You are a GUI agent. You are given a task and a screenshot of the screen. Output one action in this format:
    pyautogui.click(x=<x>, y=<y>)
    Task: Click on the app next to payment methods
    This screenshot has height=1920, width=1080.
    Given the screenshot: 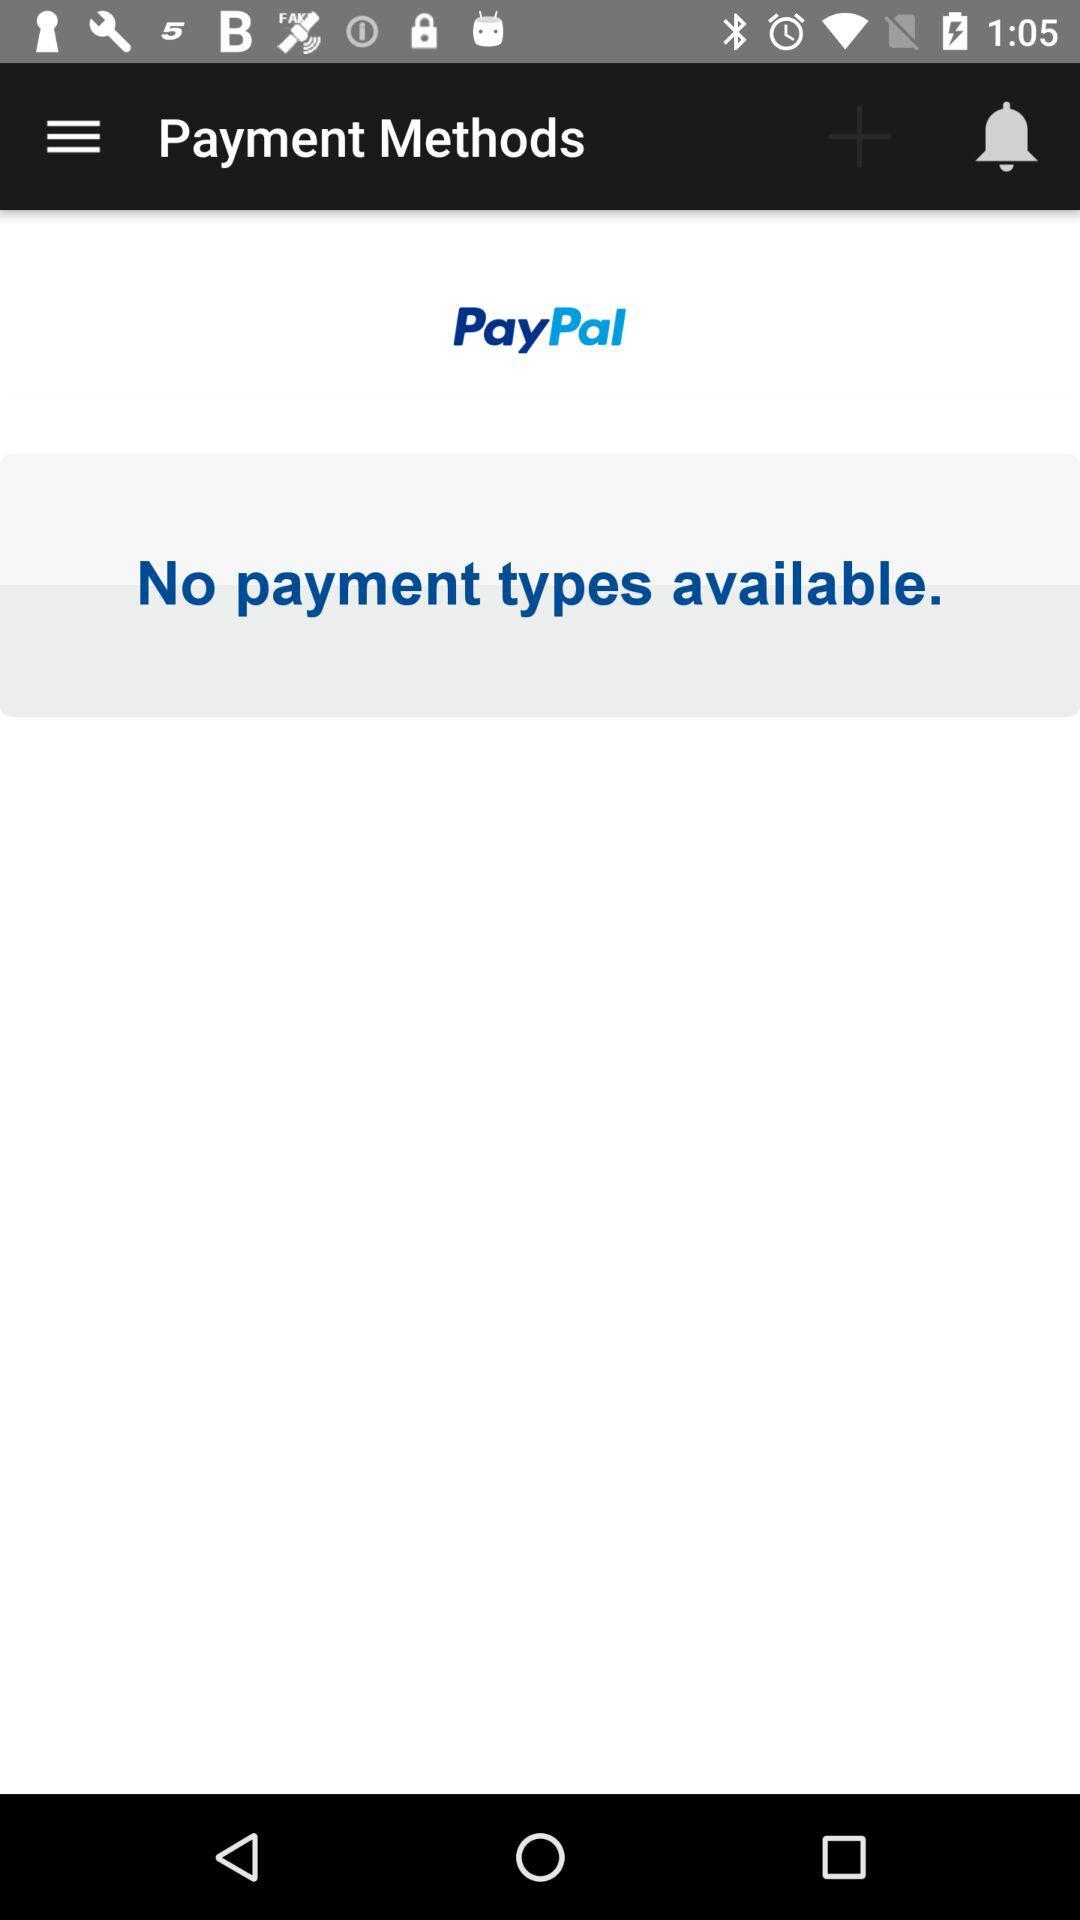 What is the action you would take?
    pyautogui.click(x=72, y=135)
    